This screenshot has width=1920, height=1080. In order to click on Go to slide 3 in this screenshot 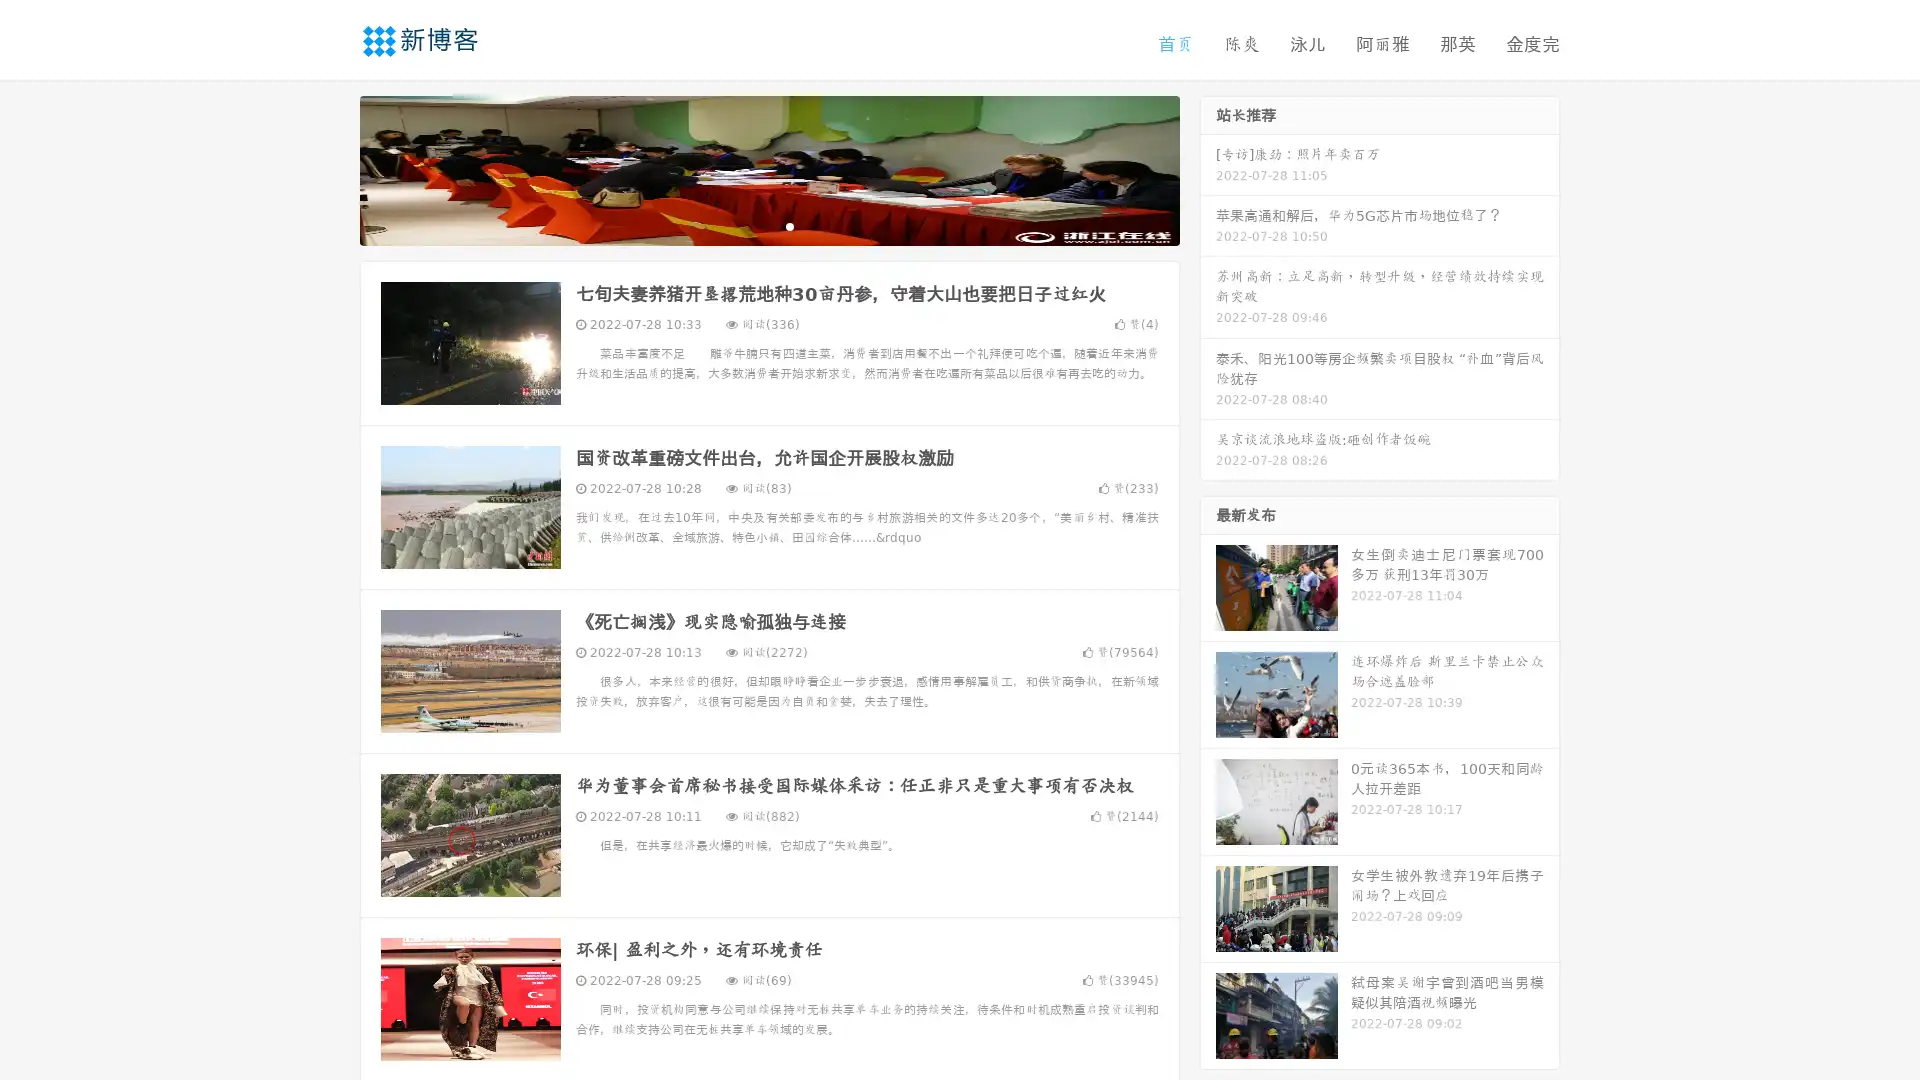, I will do `click(789, 225)`.